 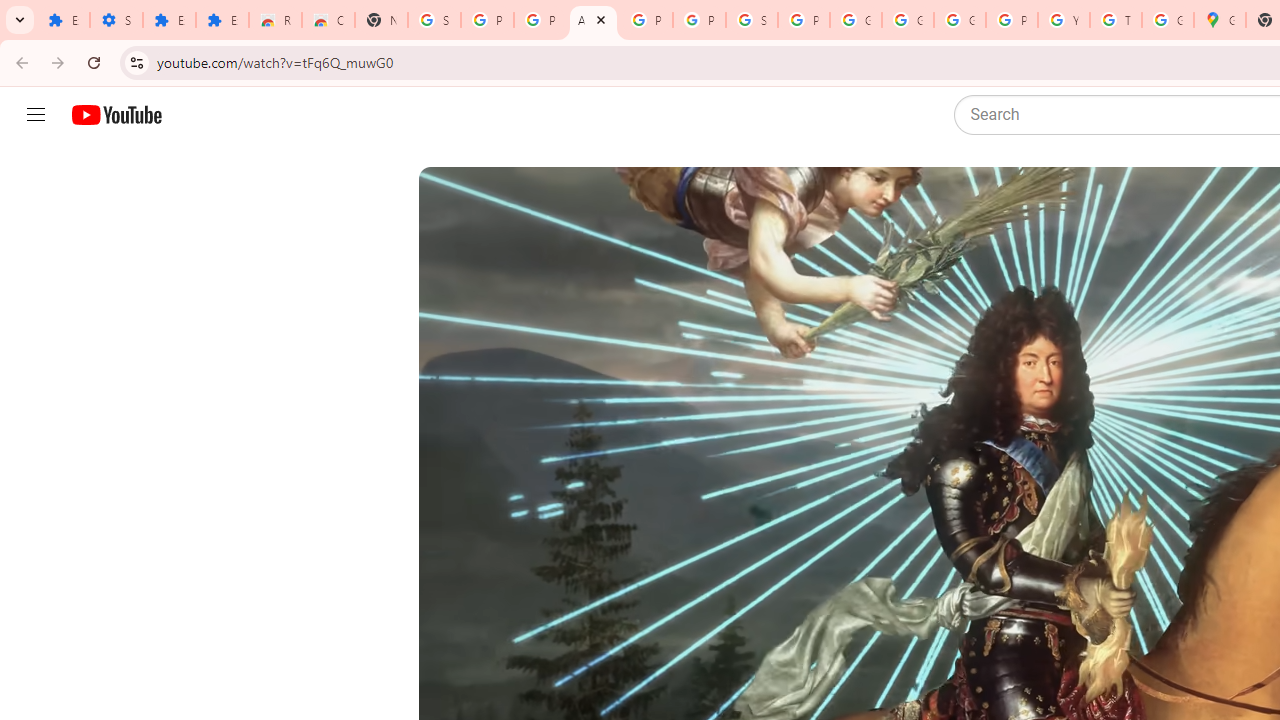 I want to click on 'View site information', so click(x=135, y=61).